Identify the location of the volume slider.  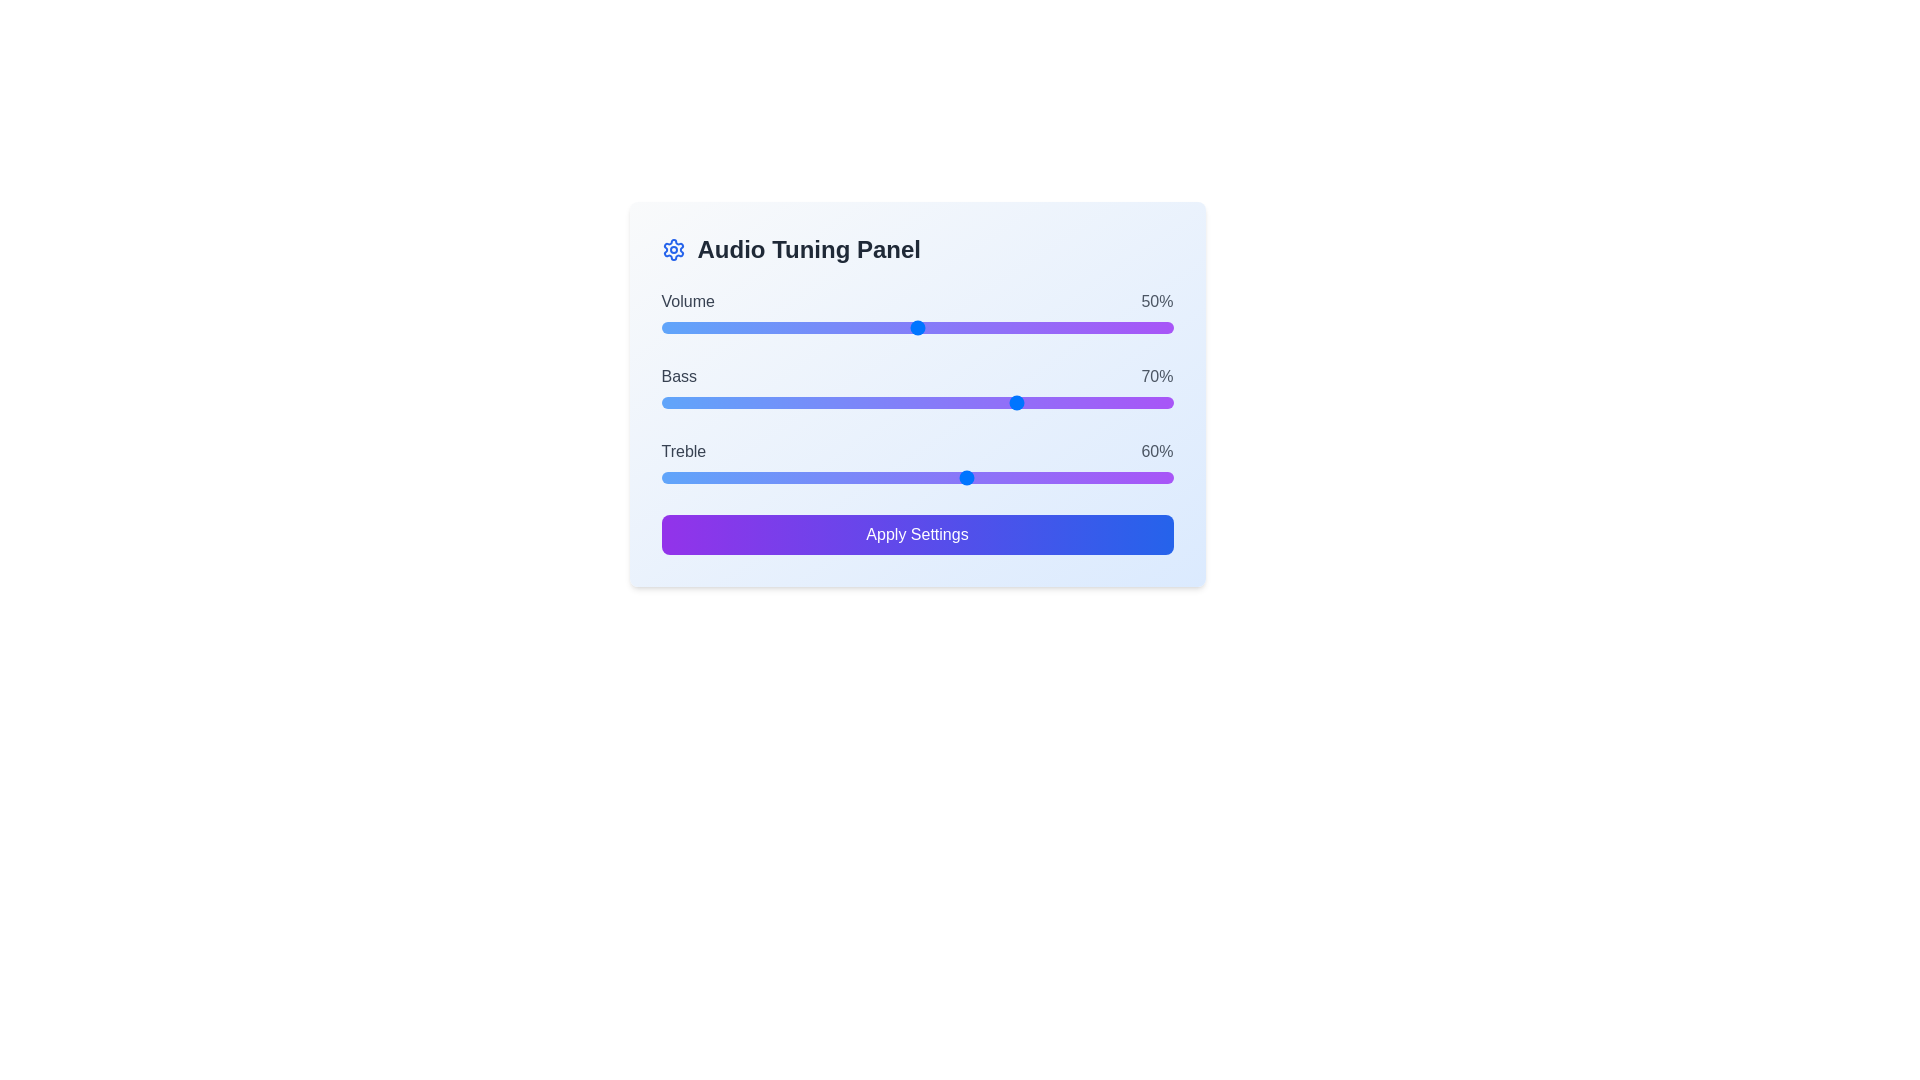
(707, 326).